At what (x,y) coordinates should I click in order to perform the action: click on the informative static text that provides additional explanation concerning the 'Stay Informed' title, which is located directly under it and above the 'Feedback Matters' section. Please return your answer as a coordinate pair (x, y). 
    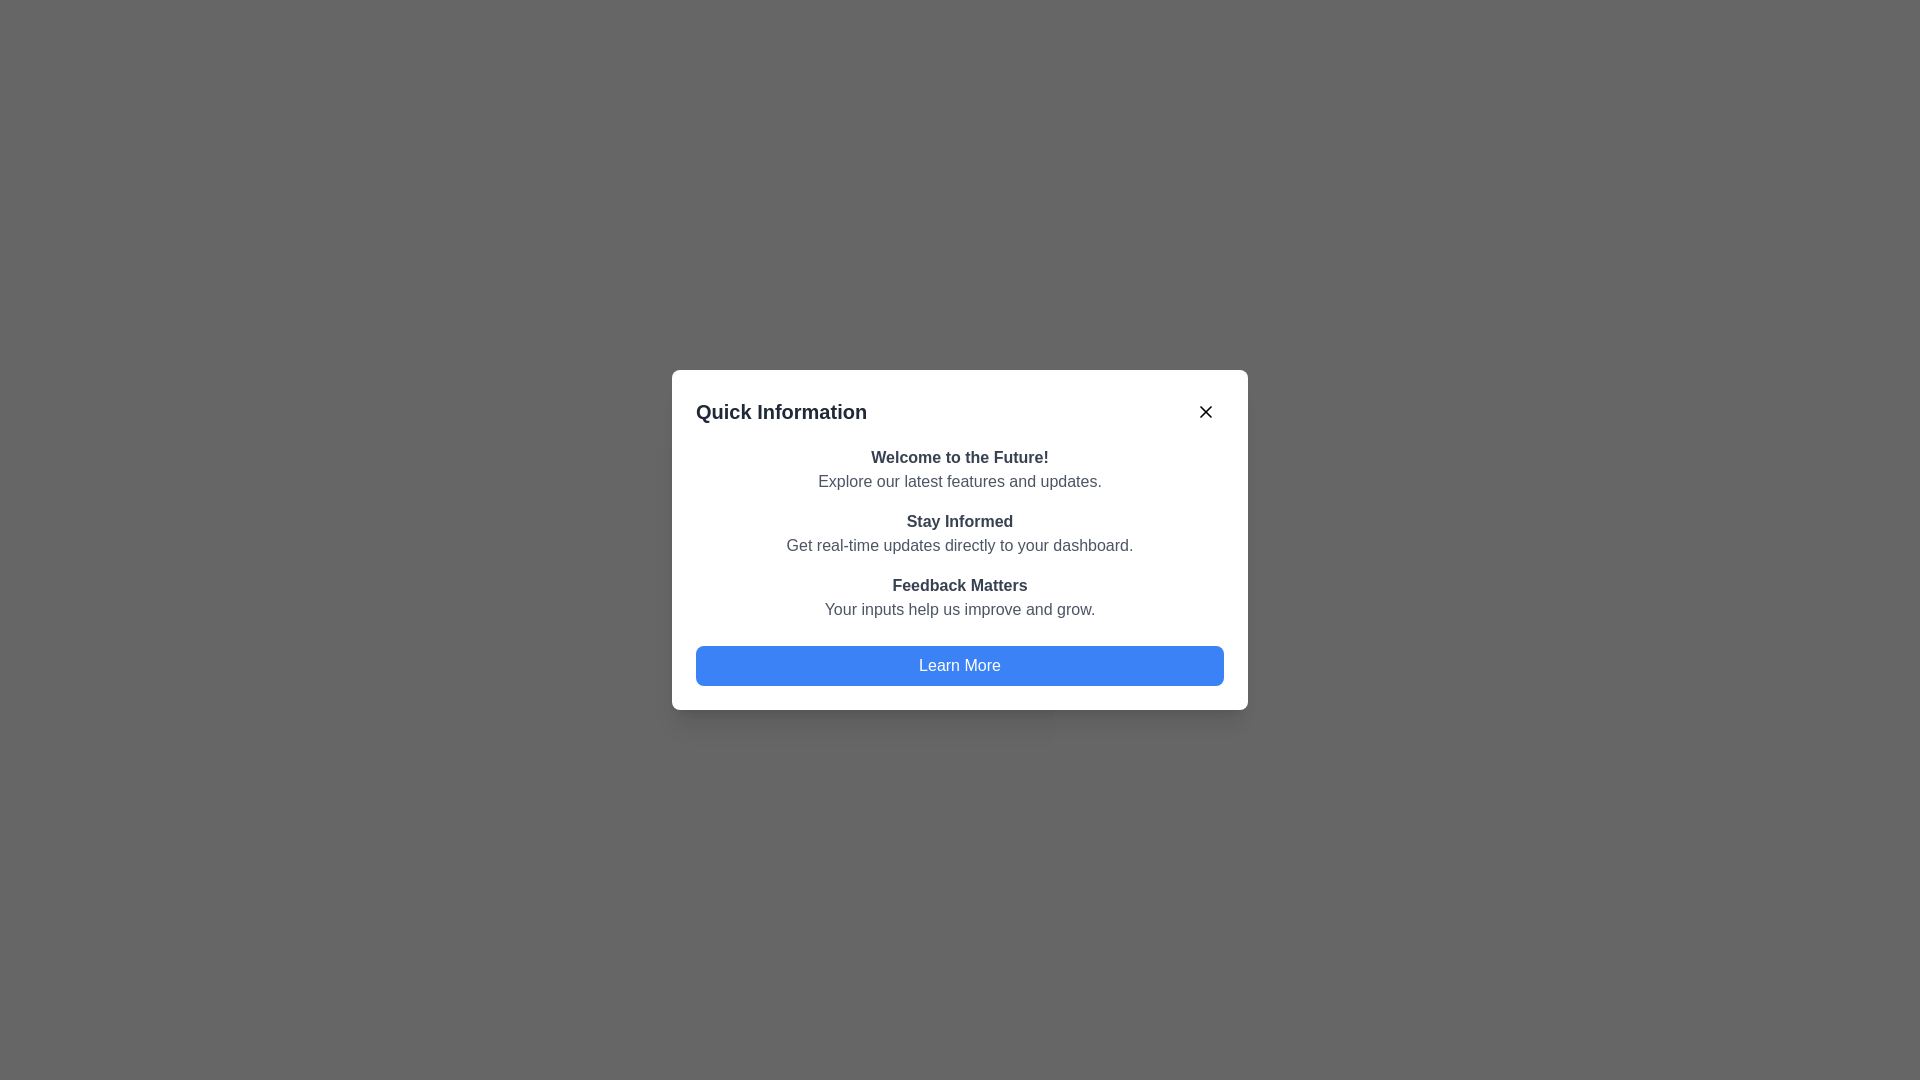
    Looking at the image, I should click on (960, 546).